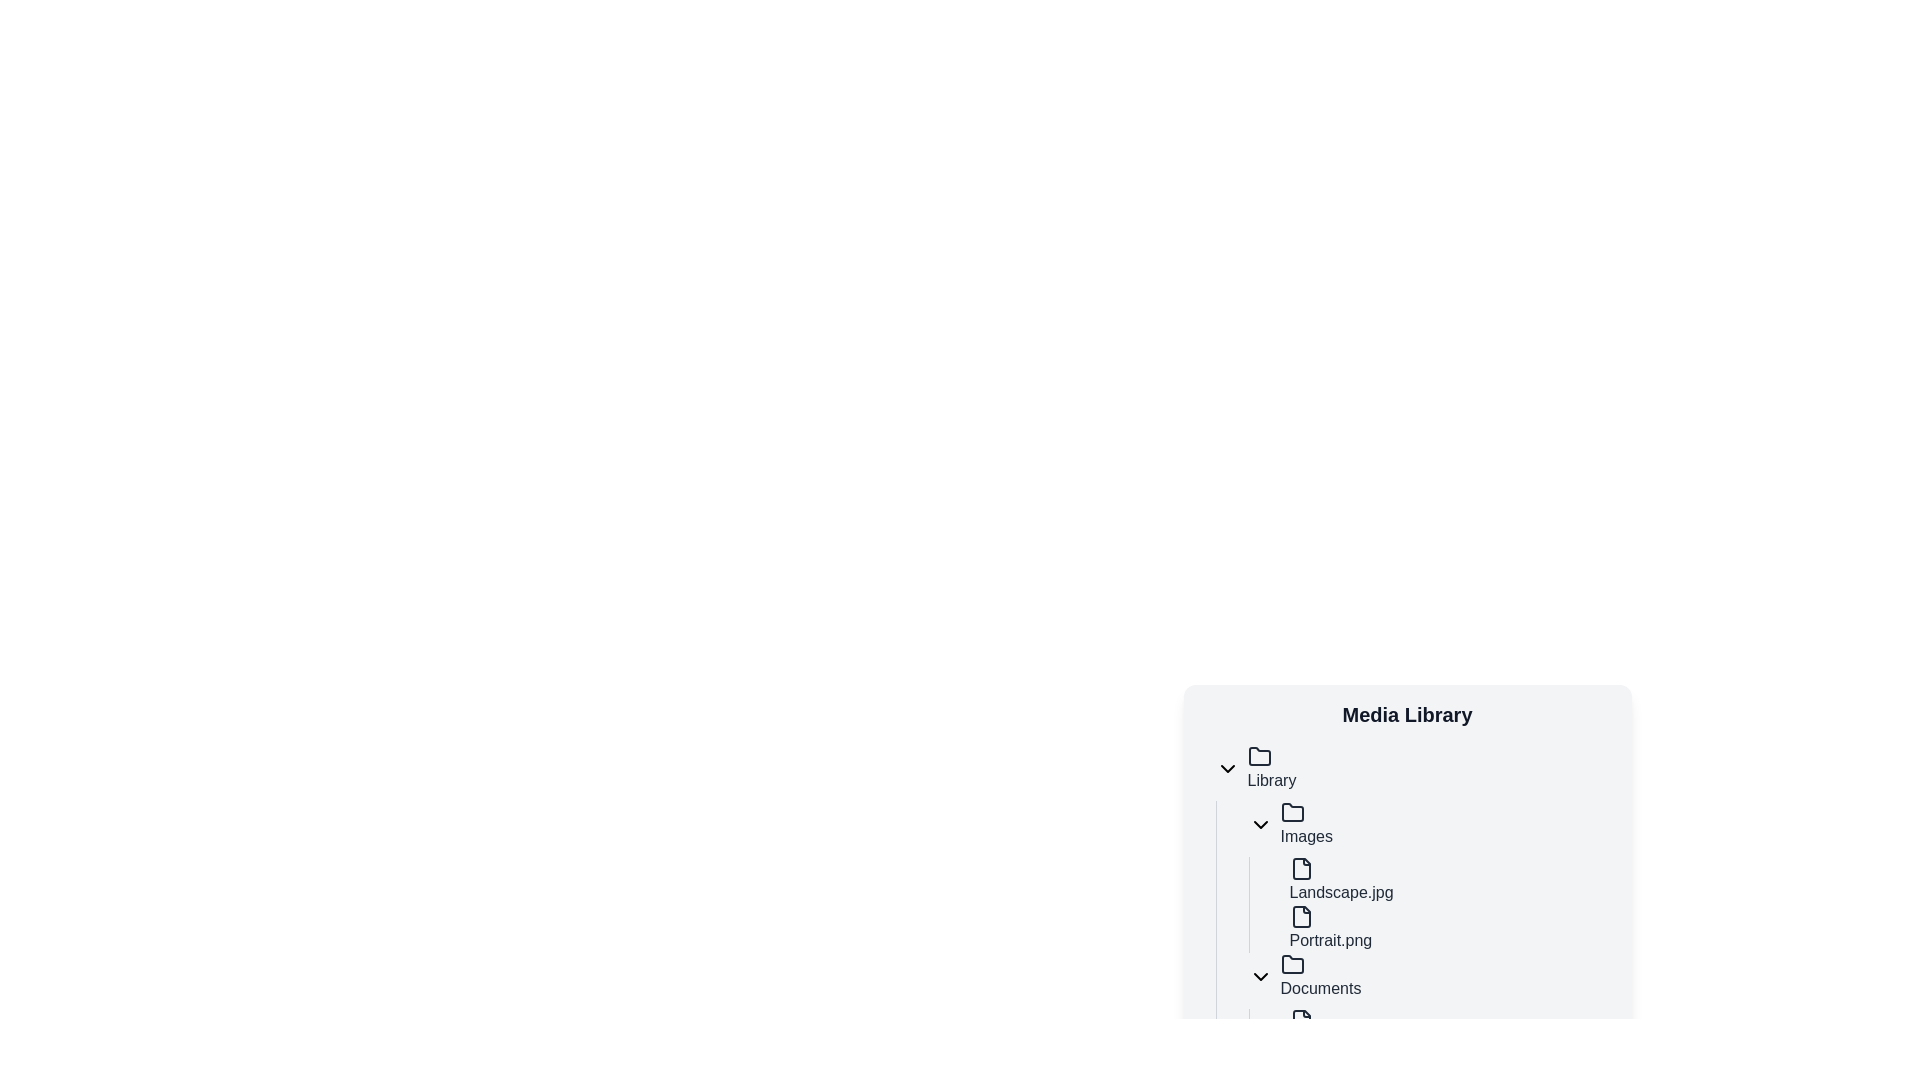  I want to click on the SVG-based file icon representing 'Resume.pdf' located in the 'Documents' section of the Media Library interface, so click(1301, 1021).